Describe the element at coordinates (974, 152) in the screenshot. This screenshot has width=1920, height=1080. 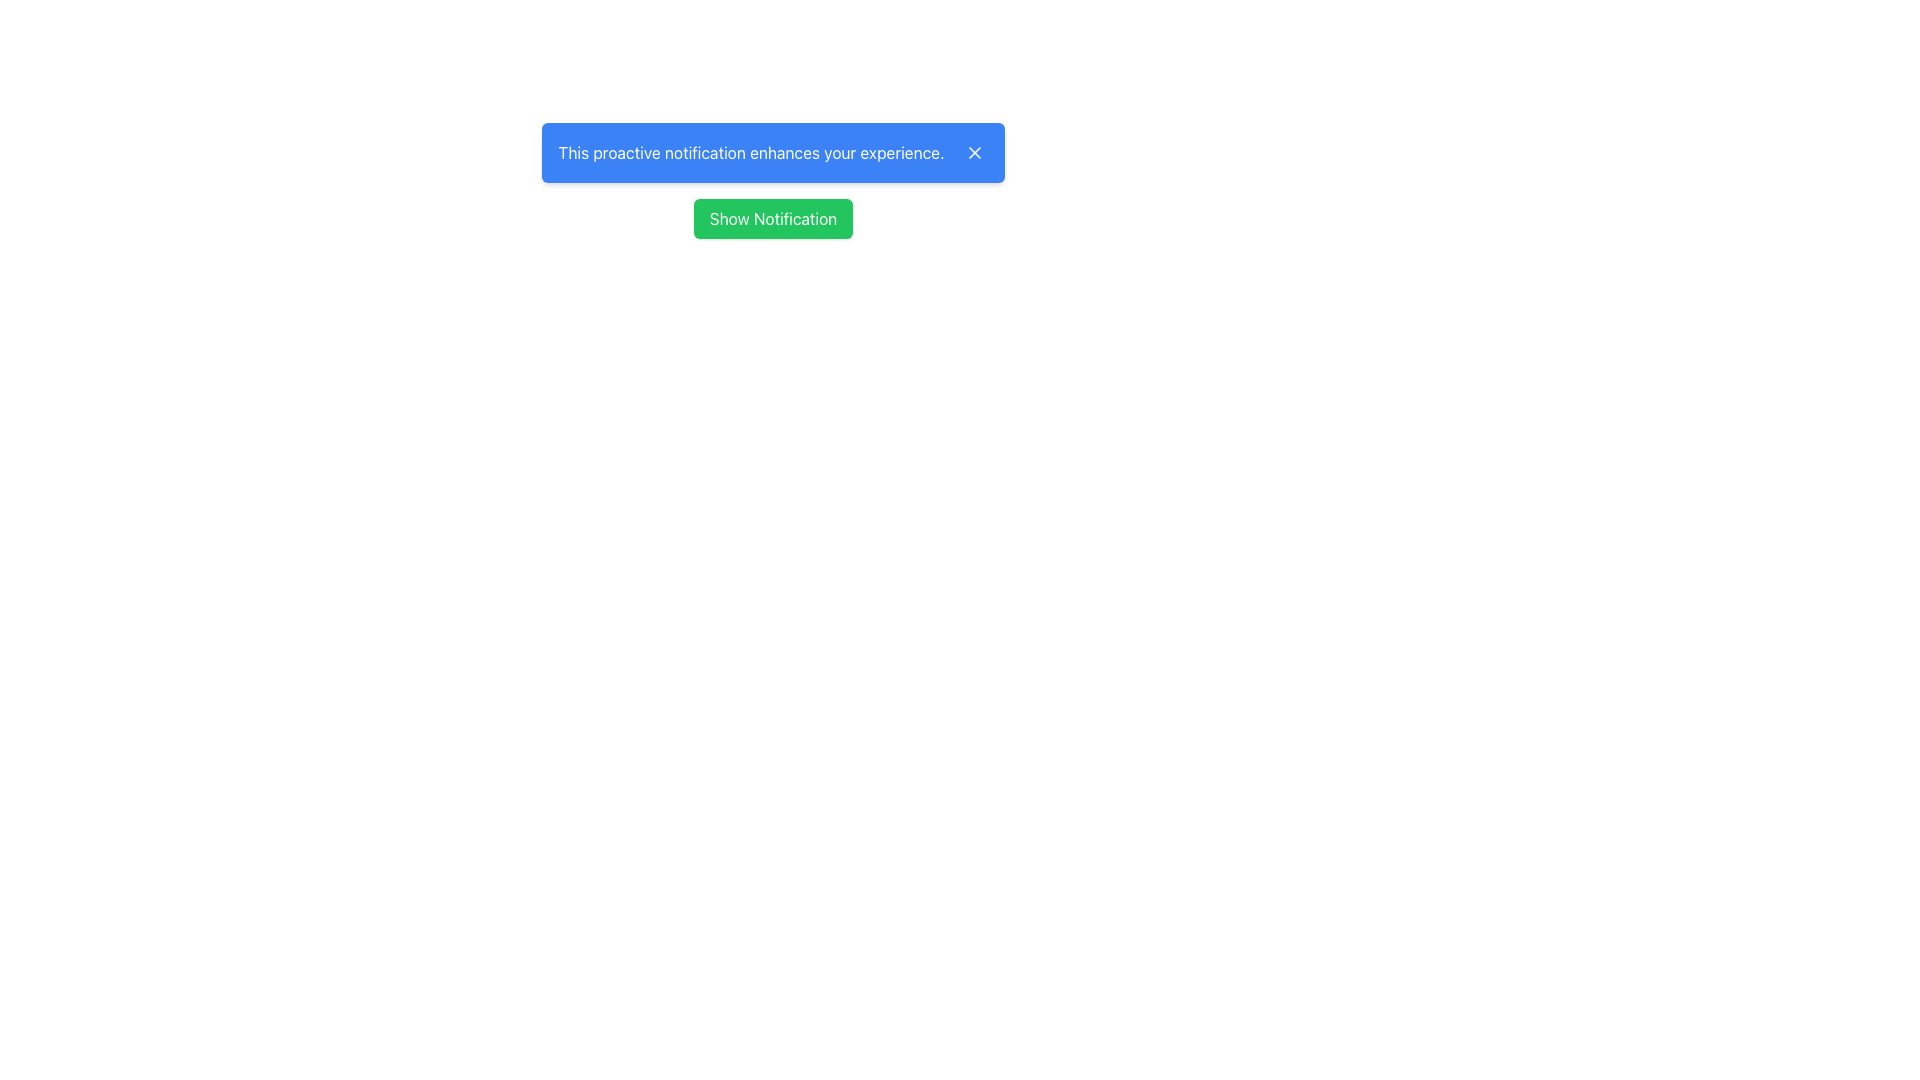
I see `the small square-shaped button with an 'X' icon located at the top-right corner of the blue notification banner` at that location.